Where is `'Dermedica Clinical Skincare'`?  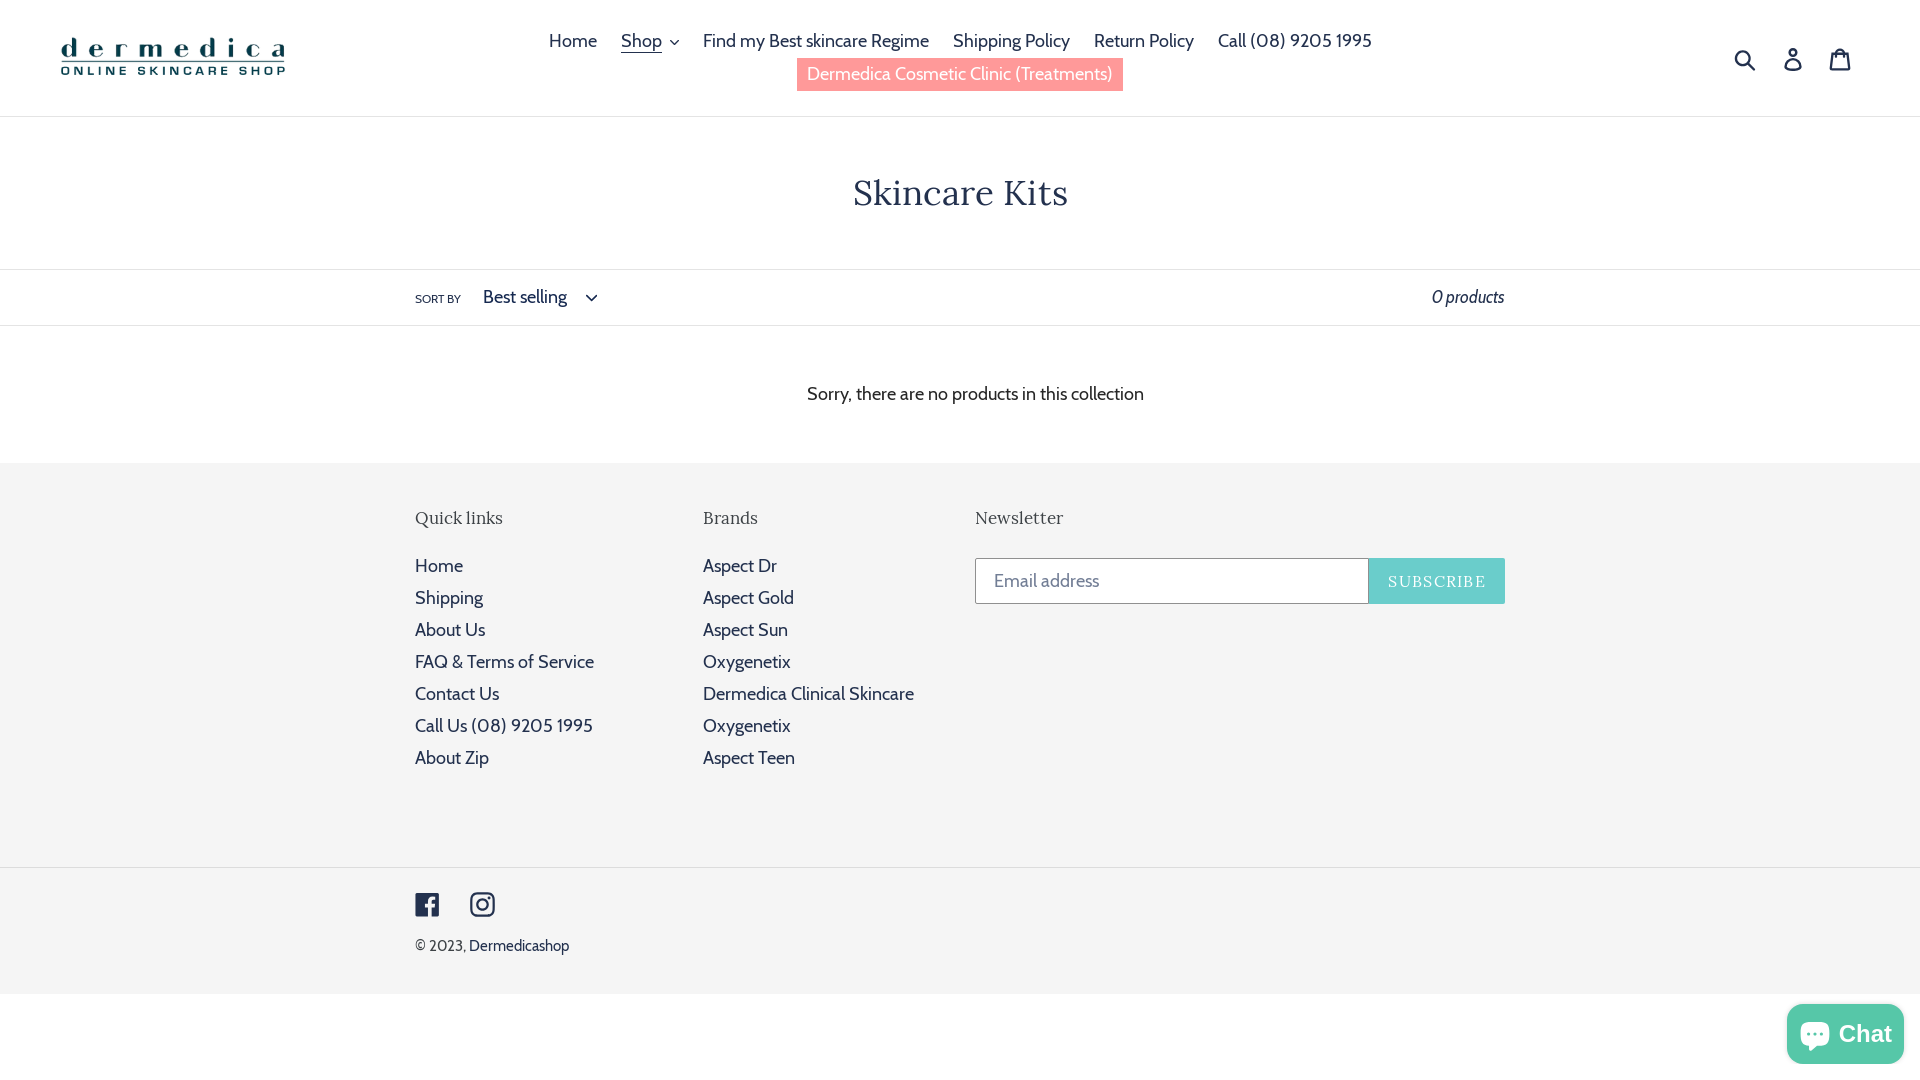 'Dermedica Clinical Skincare' is located at coordinates (701, 693).